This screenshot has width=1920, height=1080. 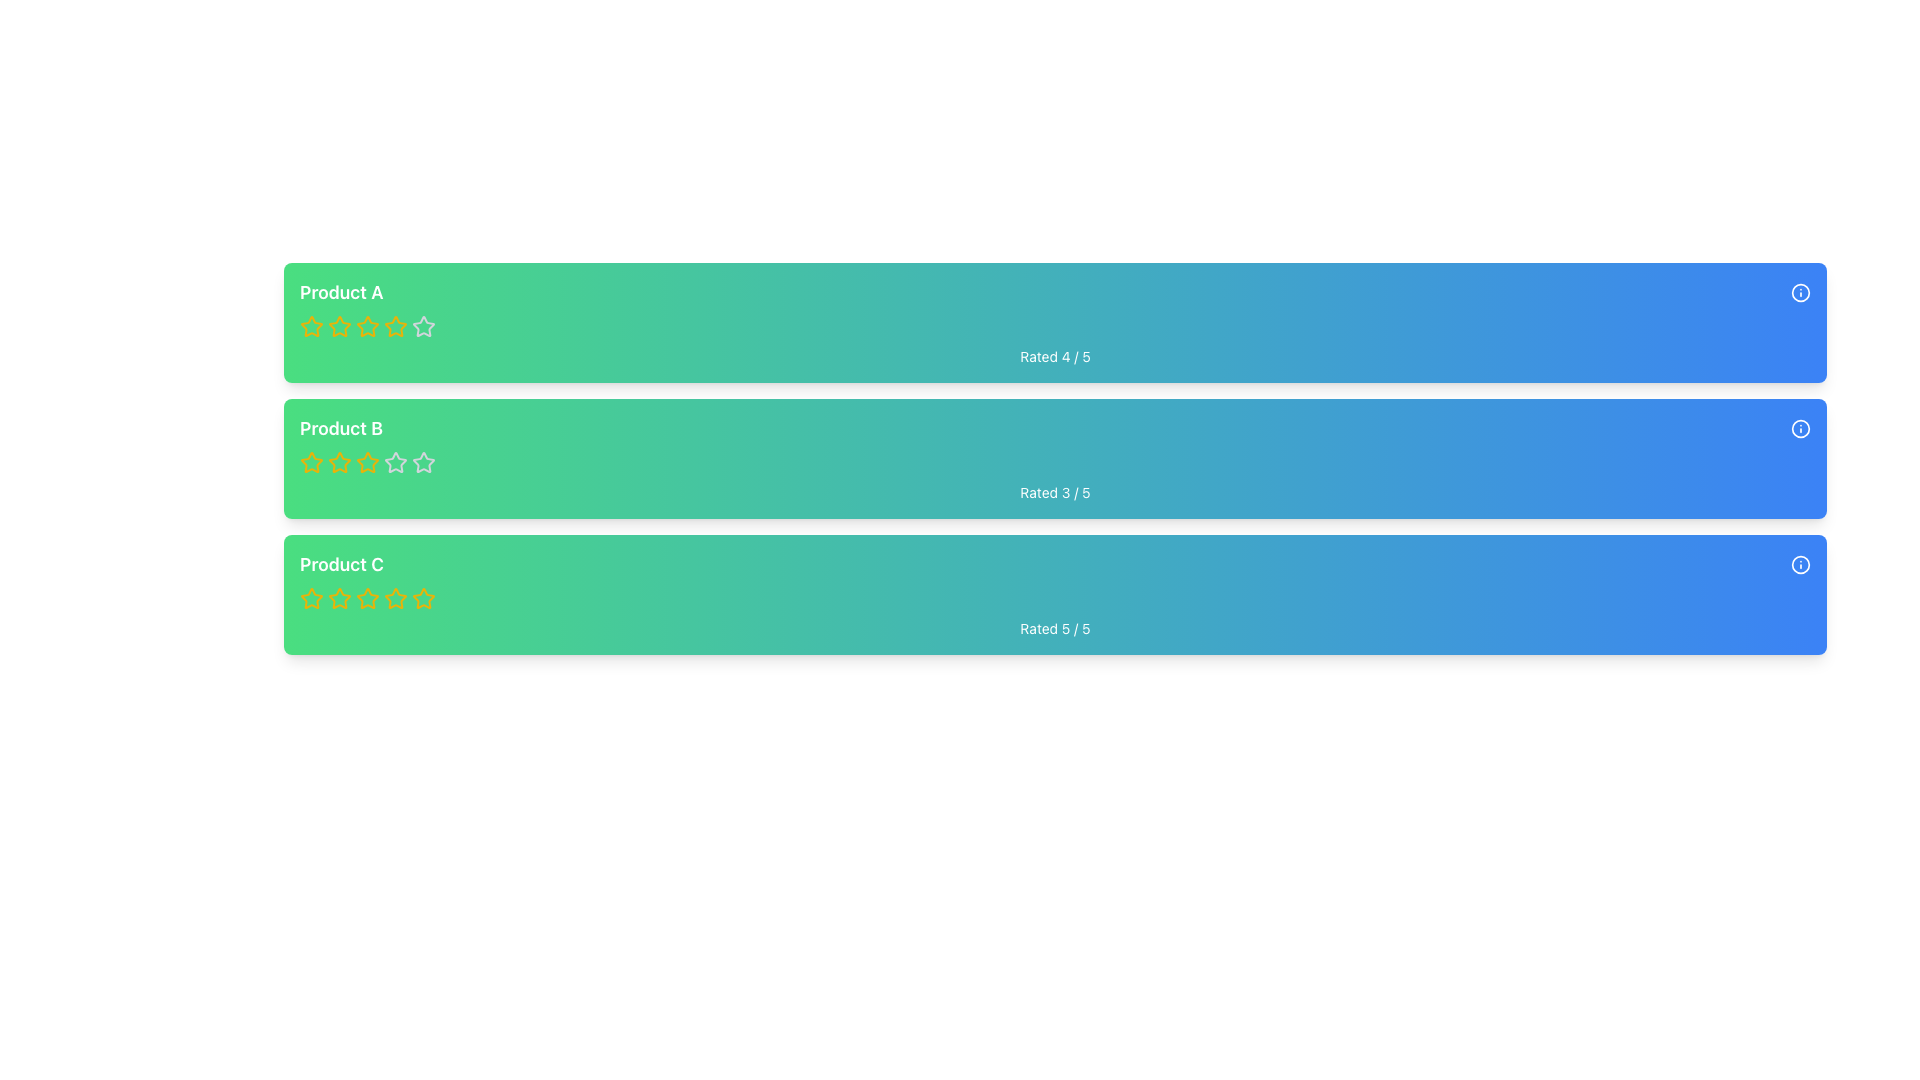 I want to click on the fifth yellow star icon with a green outline in the rating row for 'Product C.', so click(x=422, y=597).